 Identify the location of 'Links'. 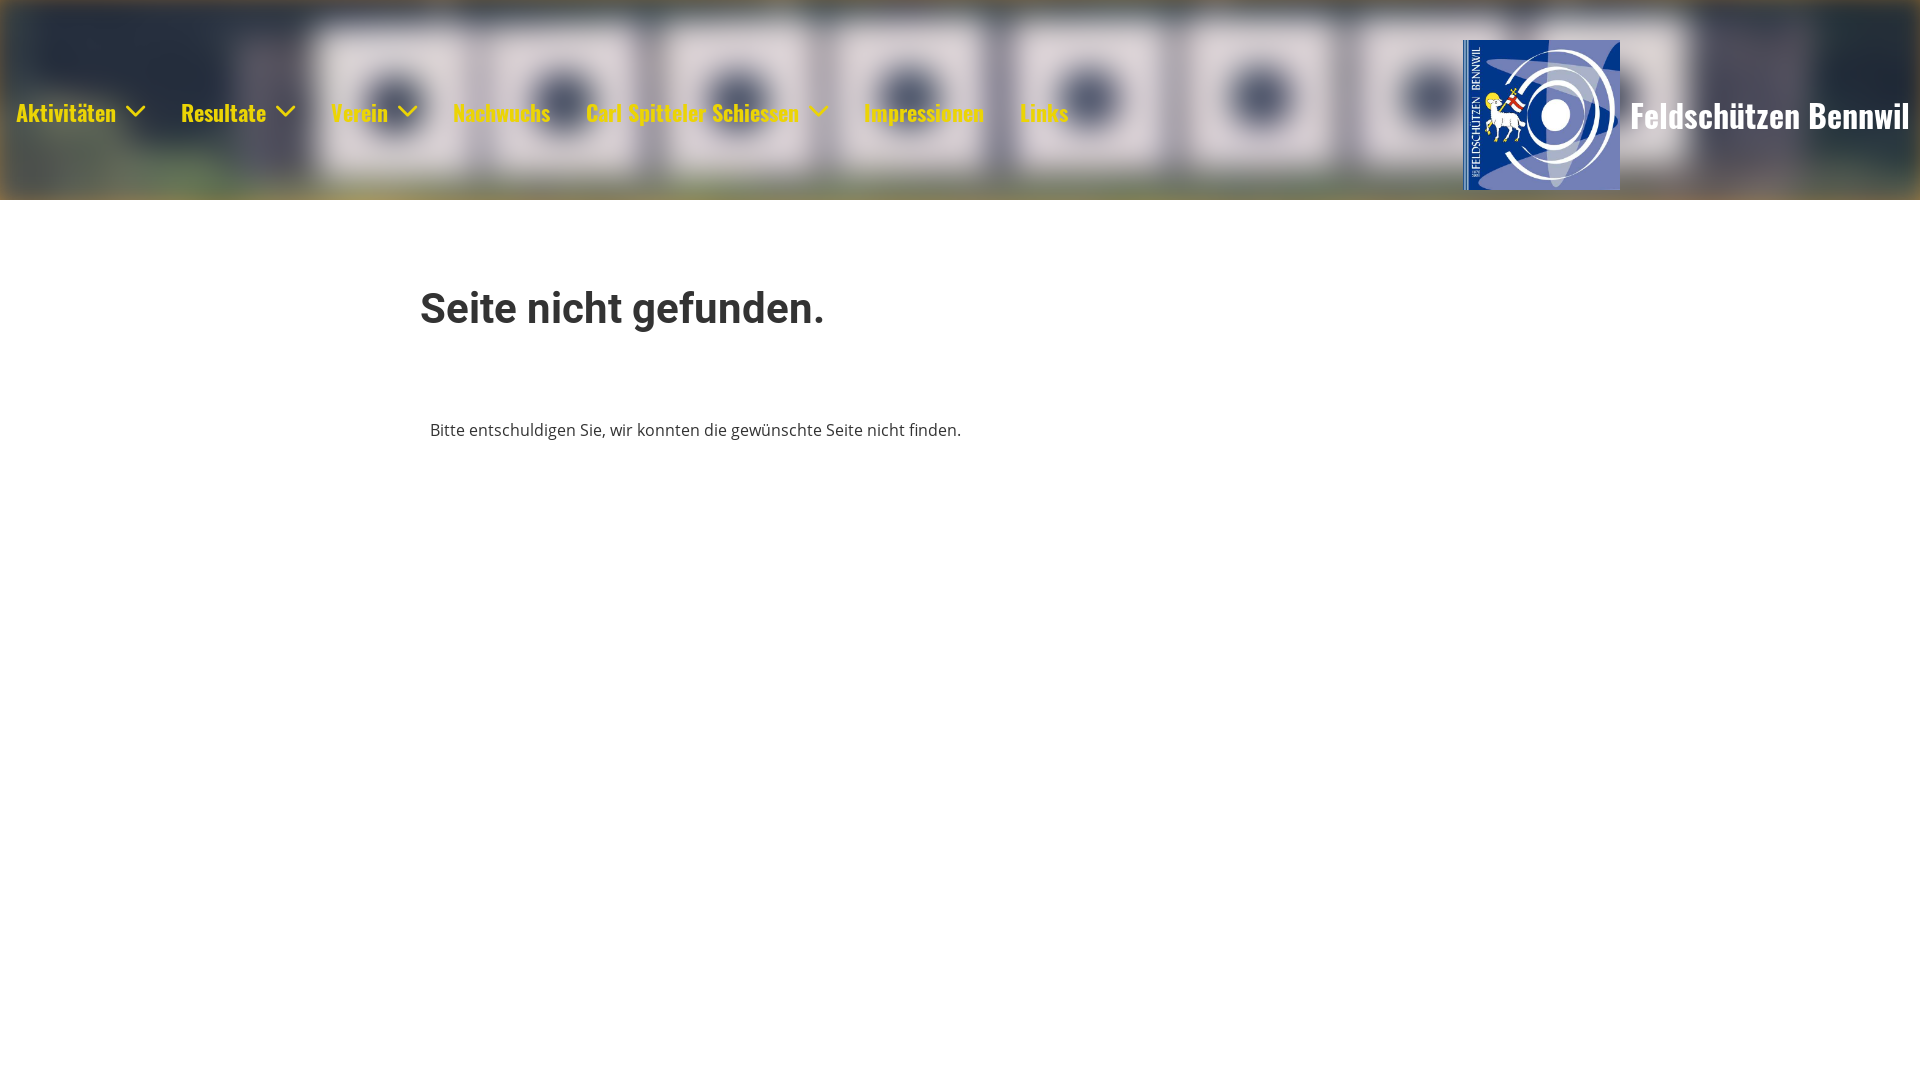
(1042, 112).